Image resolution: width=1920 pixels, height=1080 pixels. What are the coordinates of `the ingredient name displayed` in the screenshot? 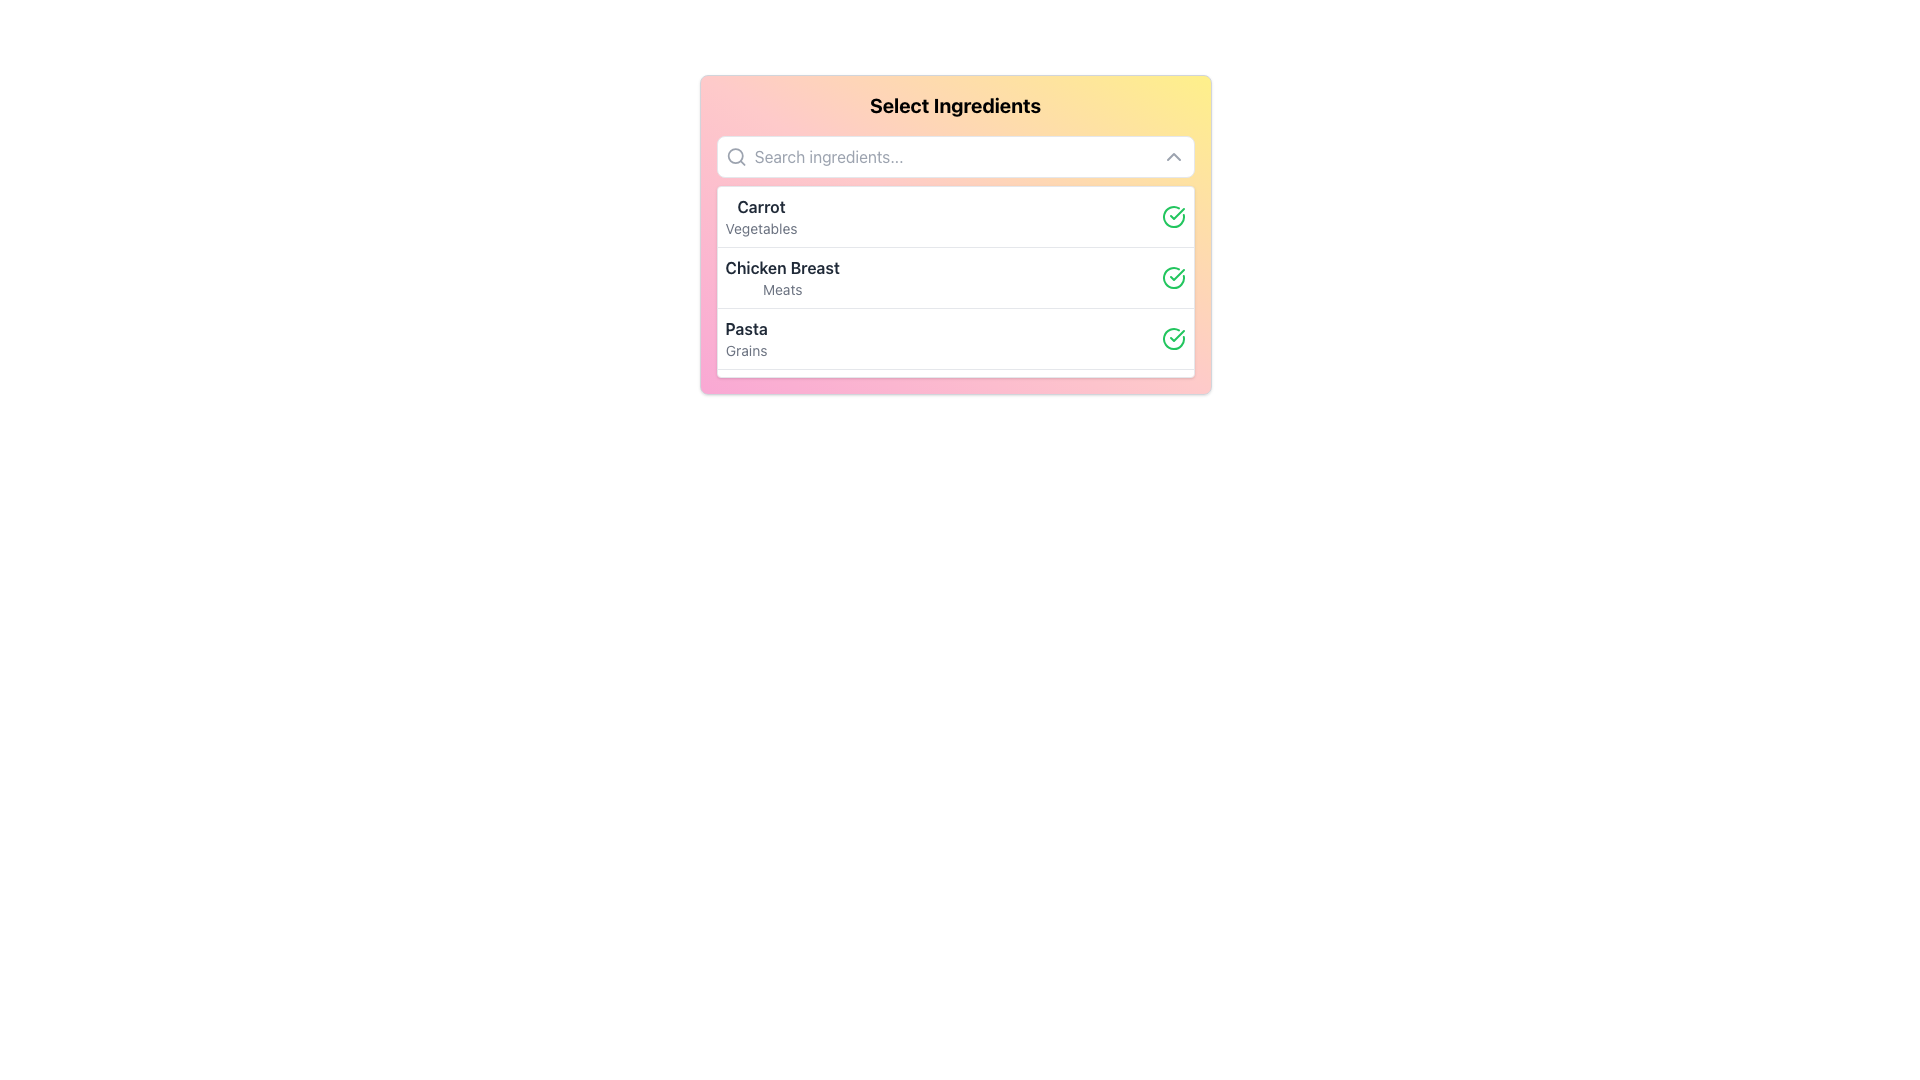 It's located at (745, 327).